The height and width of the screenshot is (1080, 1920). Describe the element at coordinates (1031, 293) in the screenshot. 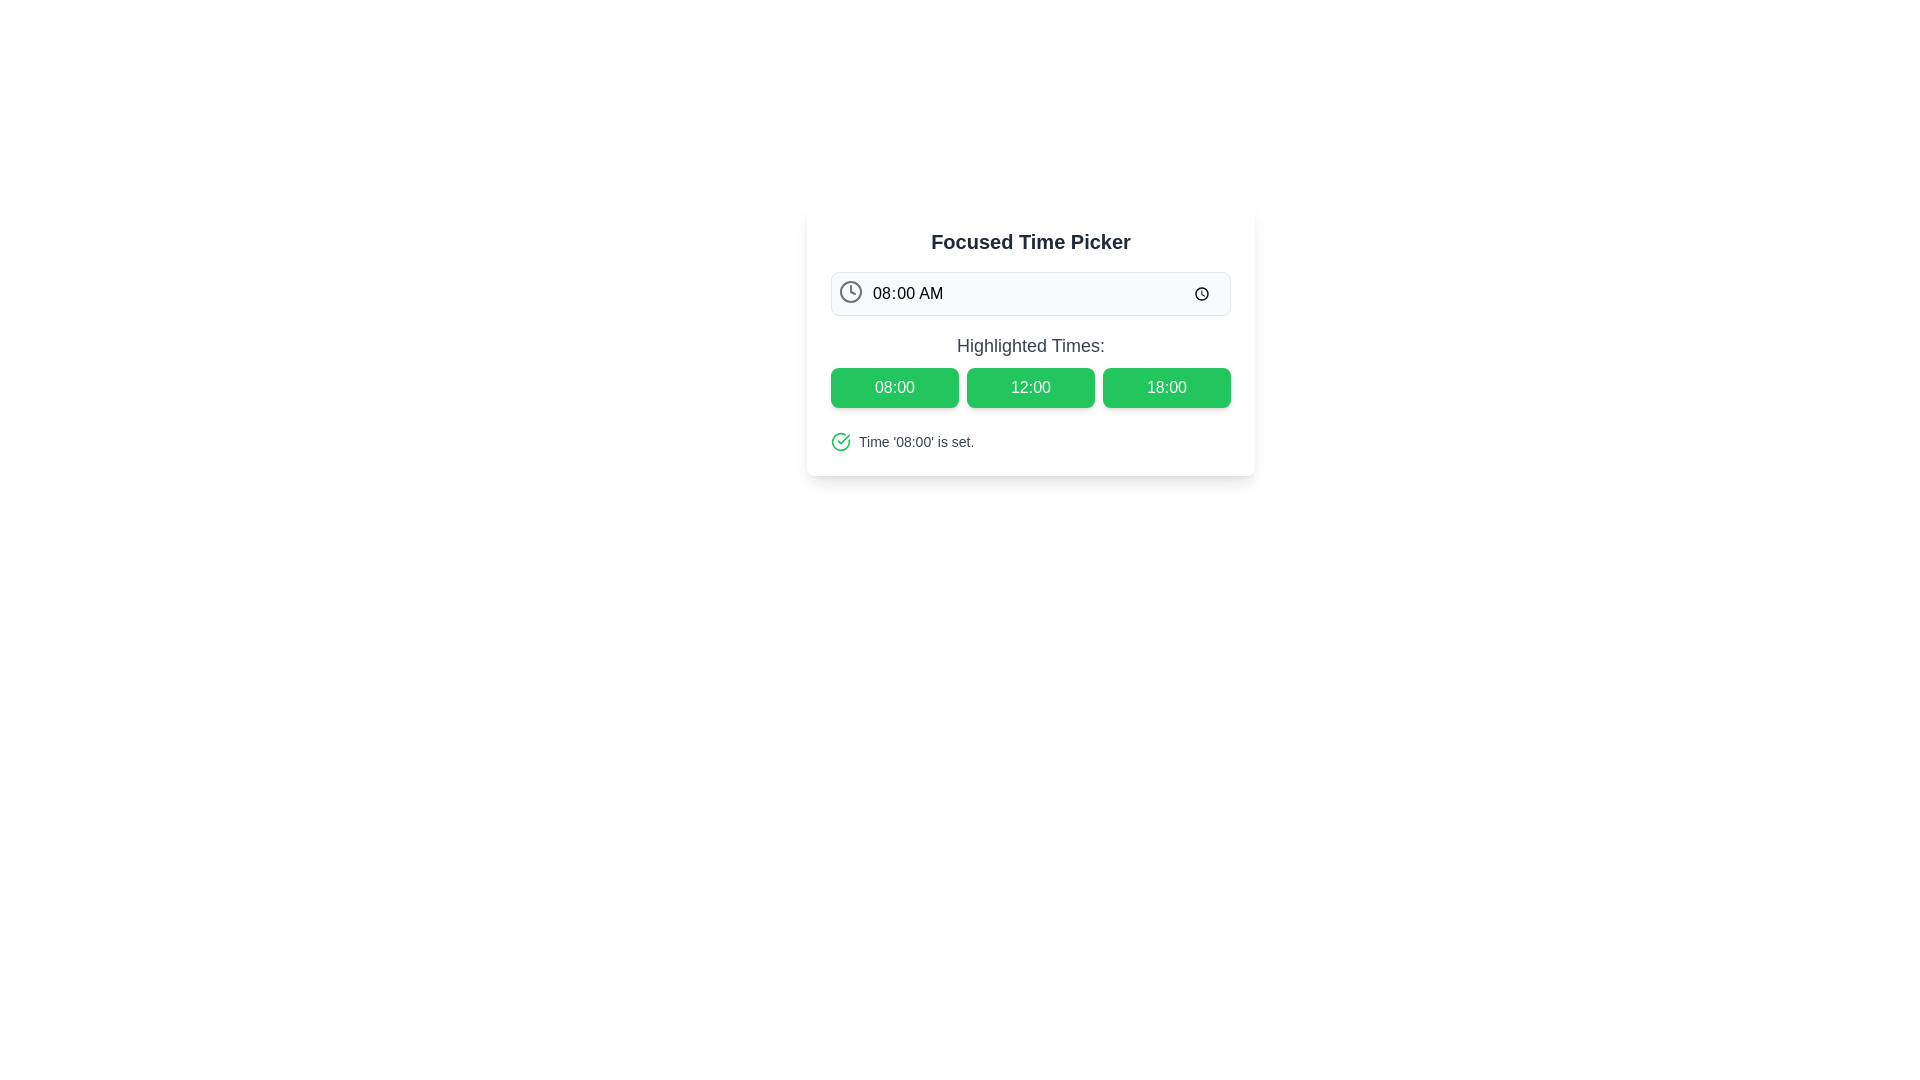

I see `the Time picker input field displaying '08:00 AM'` at that location.